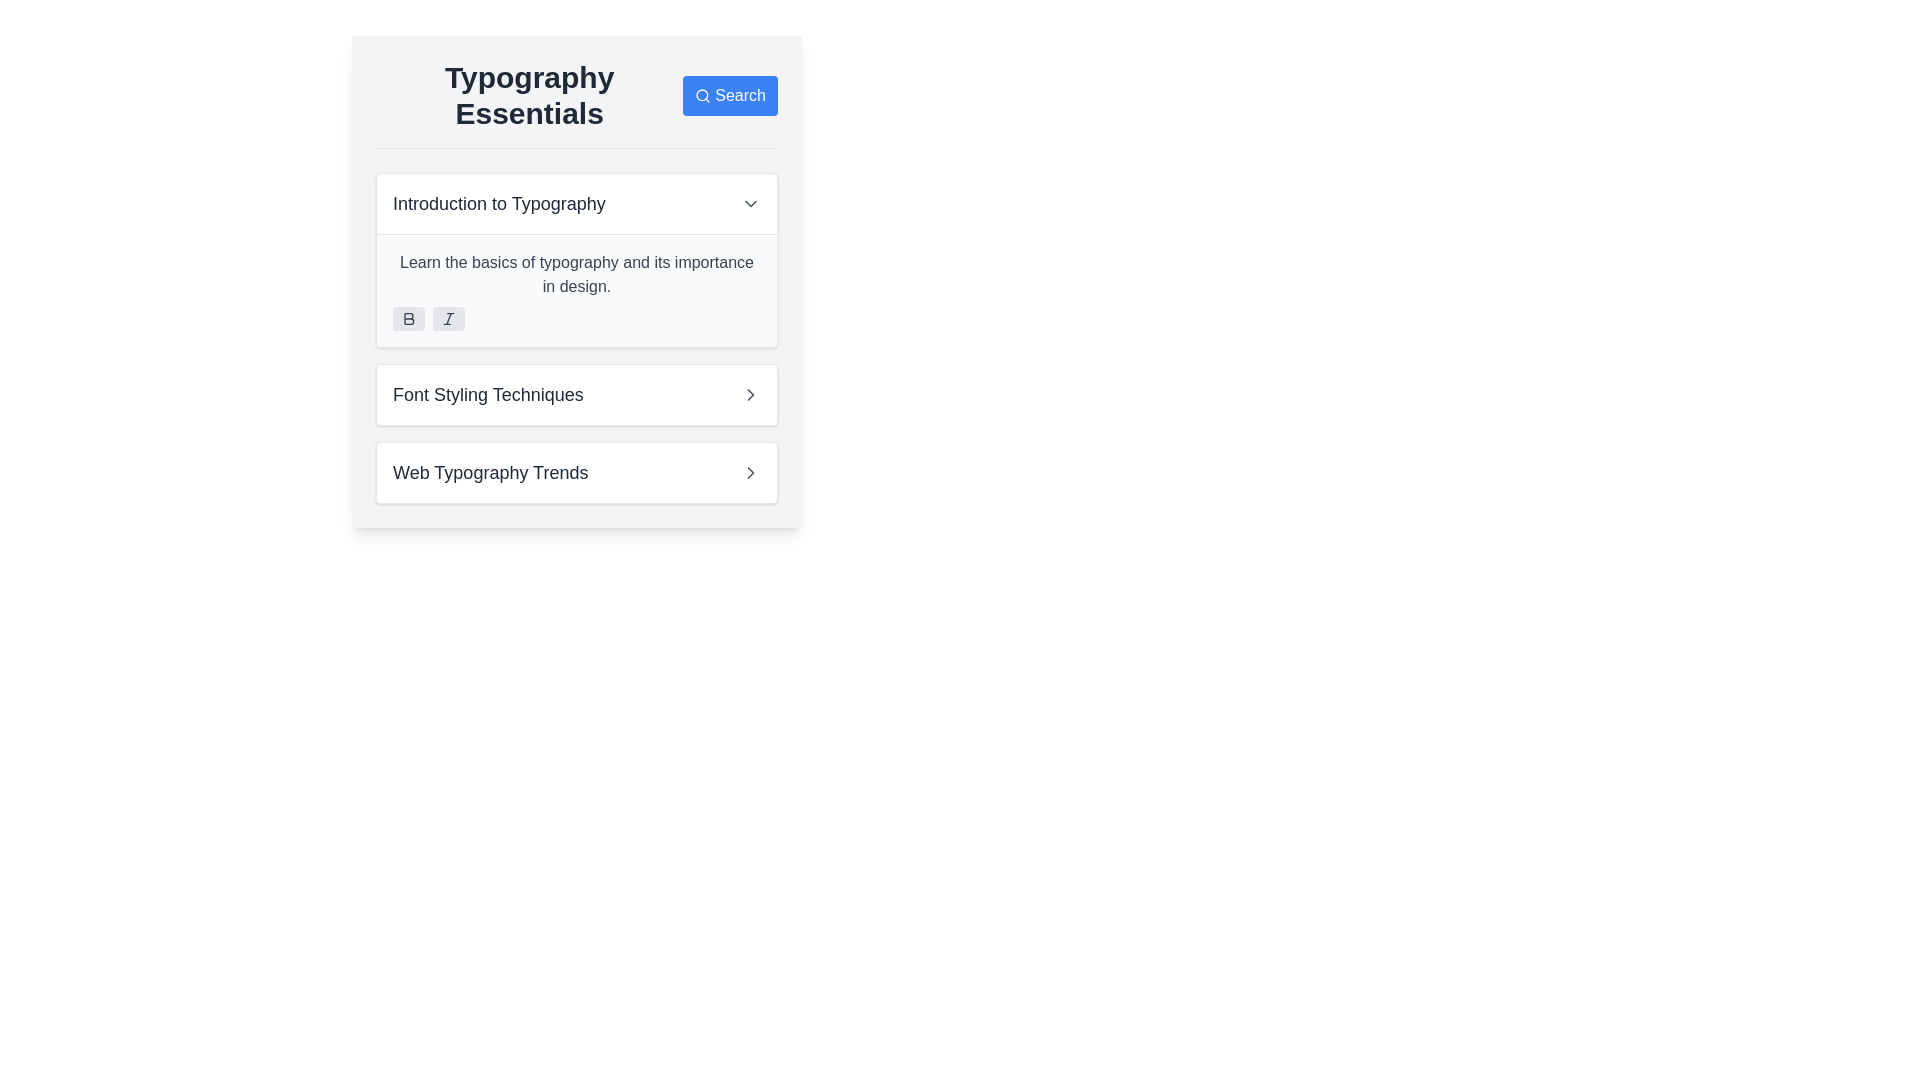 This screenshot has width=1920, height=1080. What do you see at coordinates (448, 318) in the screenshot?
I see `the second interactive button for italic styling located under the 'Introduction to Typography' section` at bounding box center [448, 318].